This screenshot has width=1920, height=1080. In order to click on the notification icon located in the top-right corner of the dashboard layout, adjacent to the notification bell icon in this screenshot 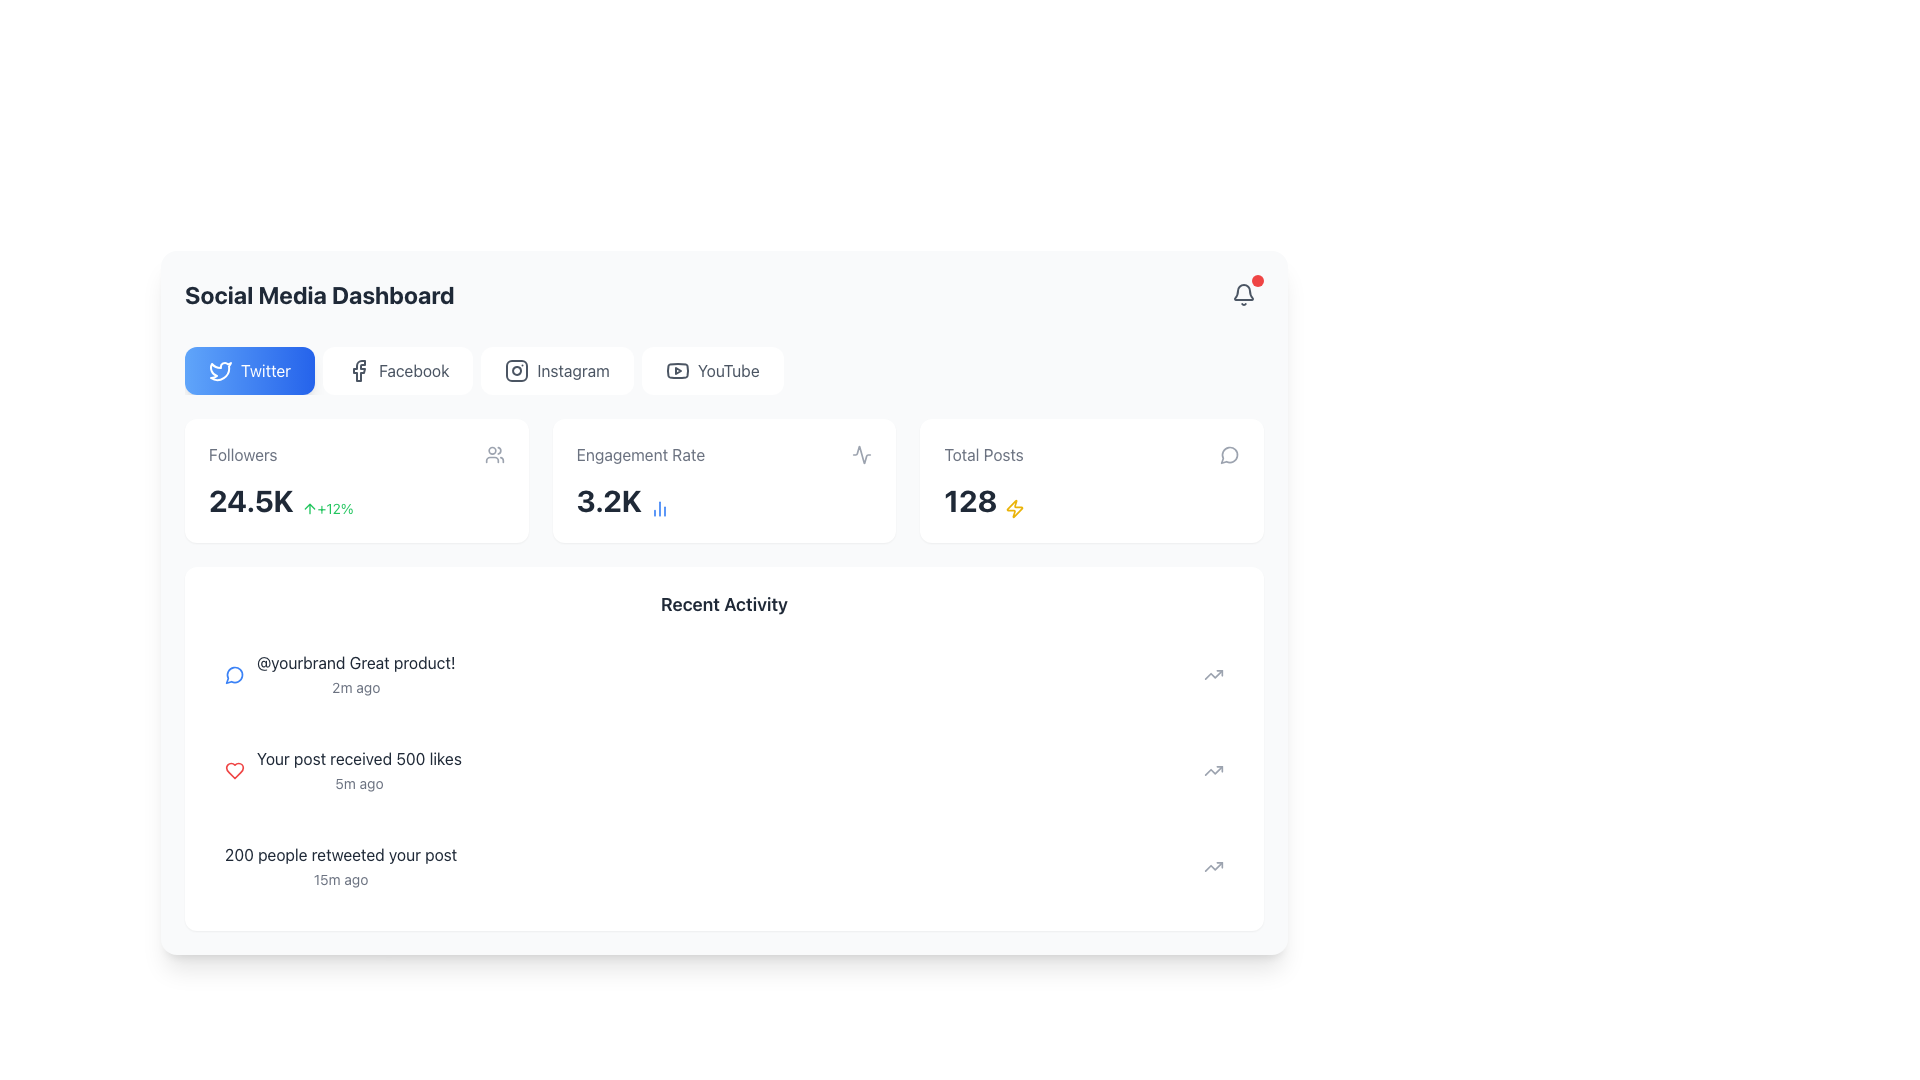, I will do `click(1015, 508)`.